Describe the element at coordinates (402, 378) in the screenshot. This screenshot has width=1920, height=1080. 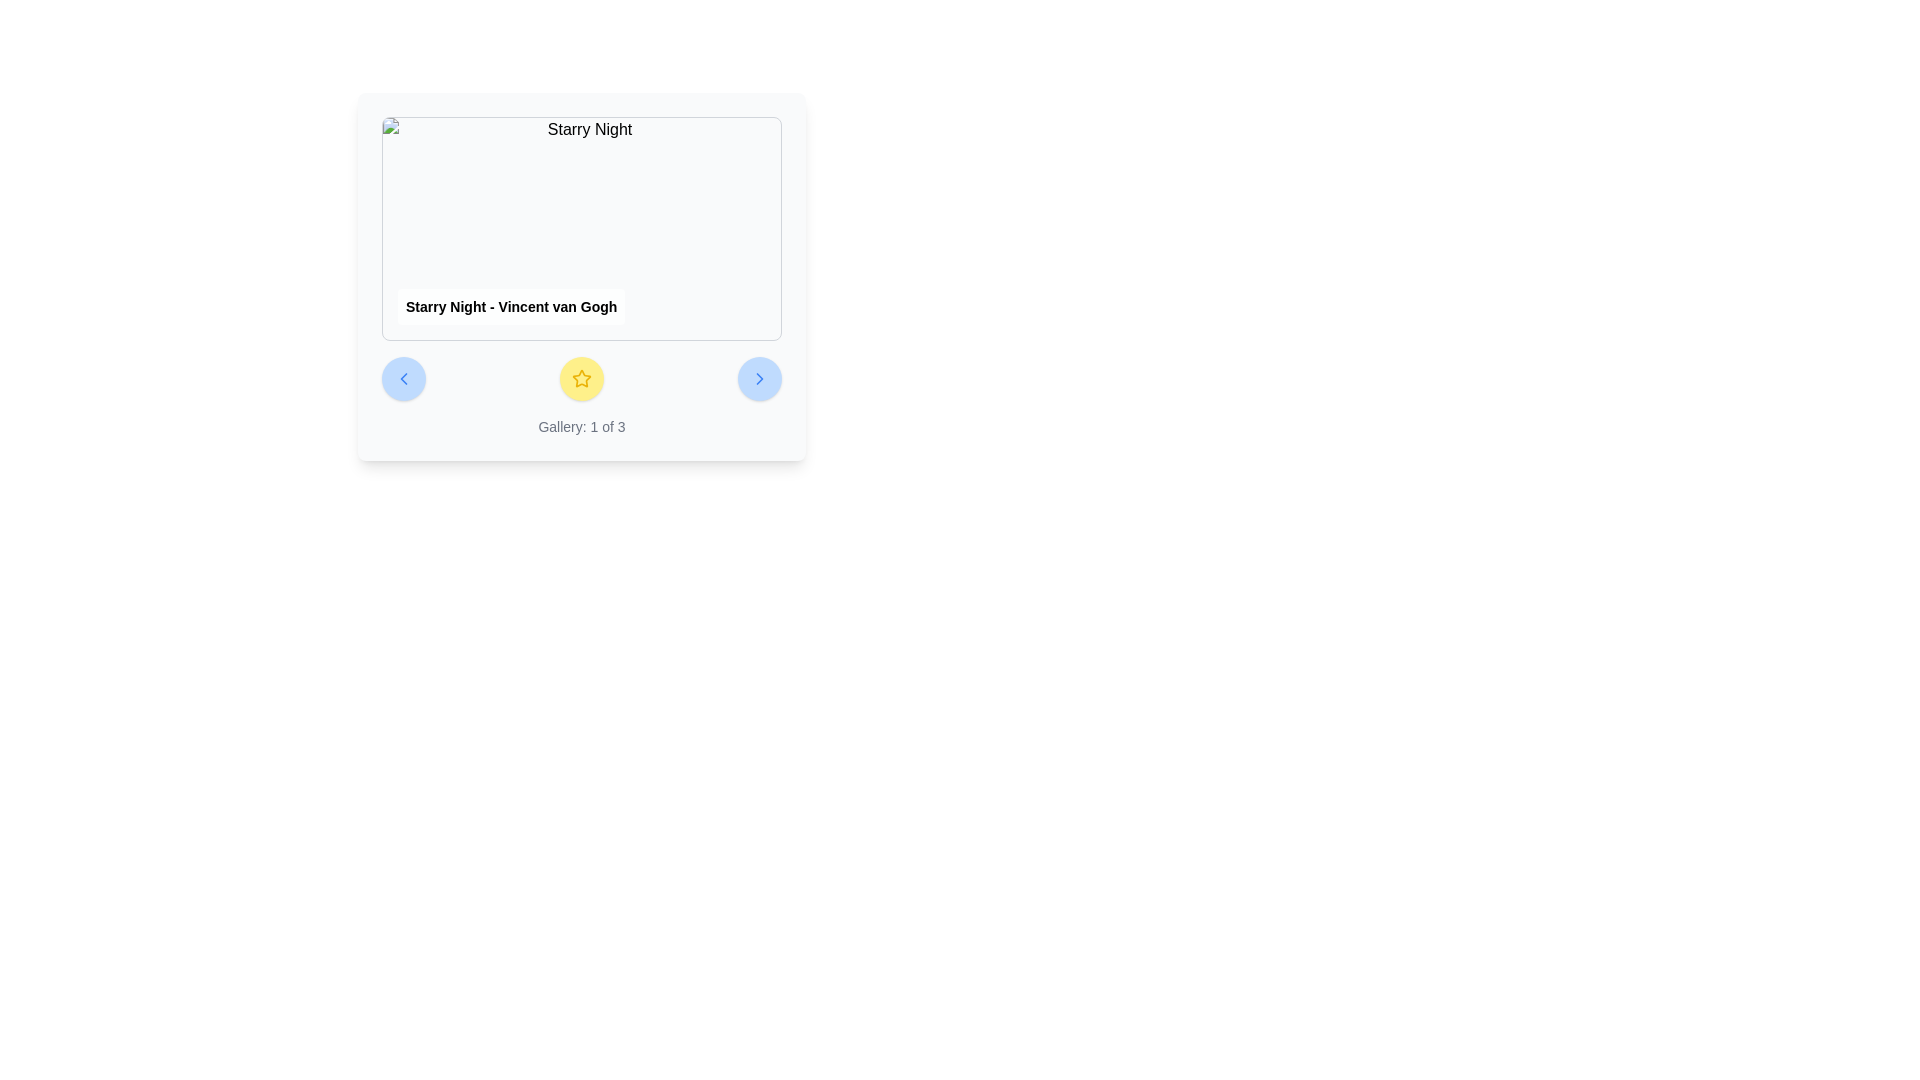
I see `the first interactive button that allows users to navigate to the previous item in the gallery or carousel for keyboard navigation` at that location.